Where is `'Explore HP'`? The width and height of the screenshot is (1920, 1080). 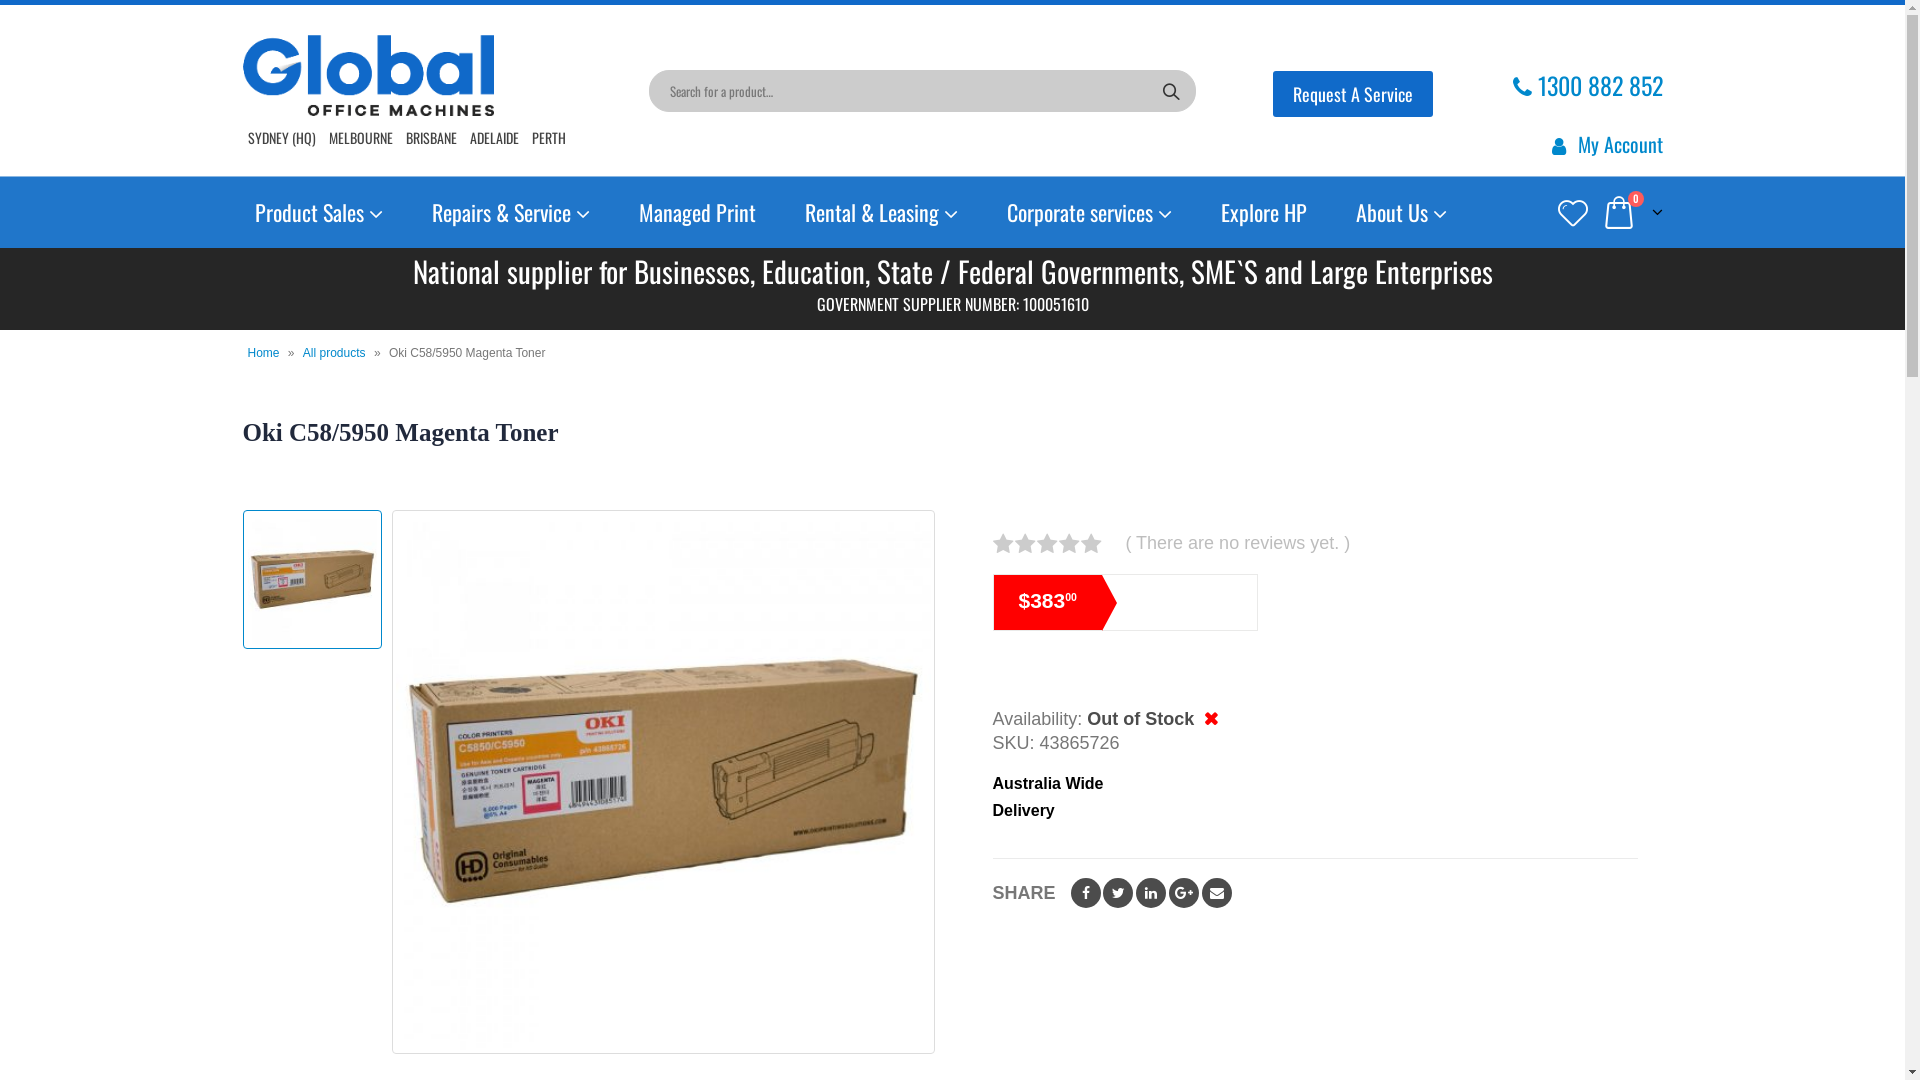 'Explore HP' is located at coordinates (1261, 211).